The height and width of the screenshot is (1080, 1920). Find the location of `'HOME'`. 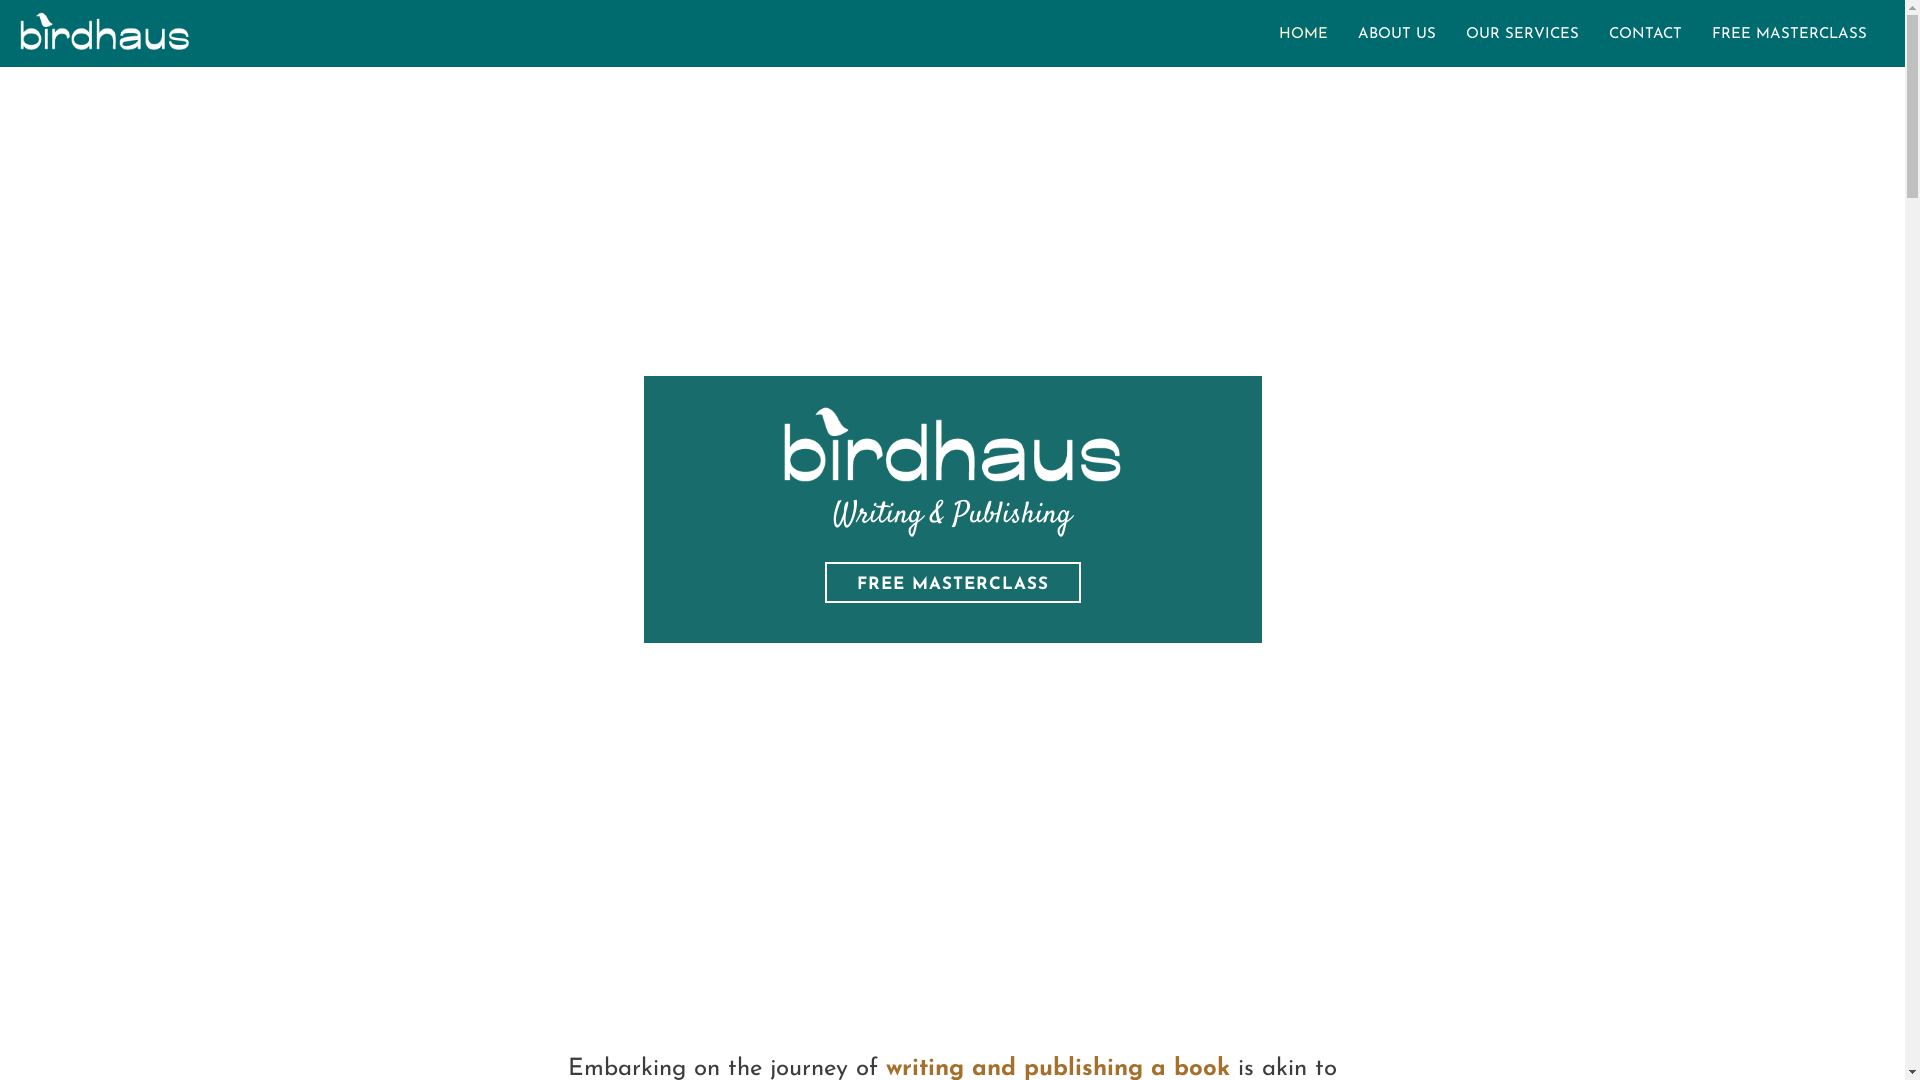

'HOME' is located at coordinates (1303, 34).